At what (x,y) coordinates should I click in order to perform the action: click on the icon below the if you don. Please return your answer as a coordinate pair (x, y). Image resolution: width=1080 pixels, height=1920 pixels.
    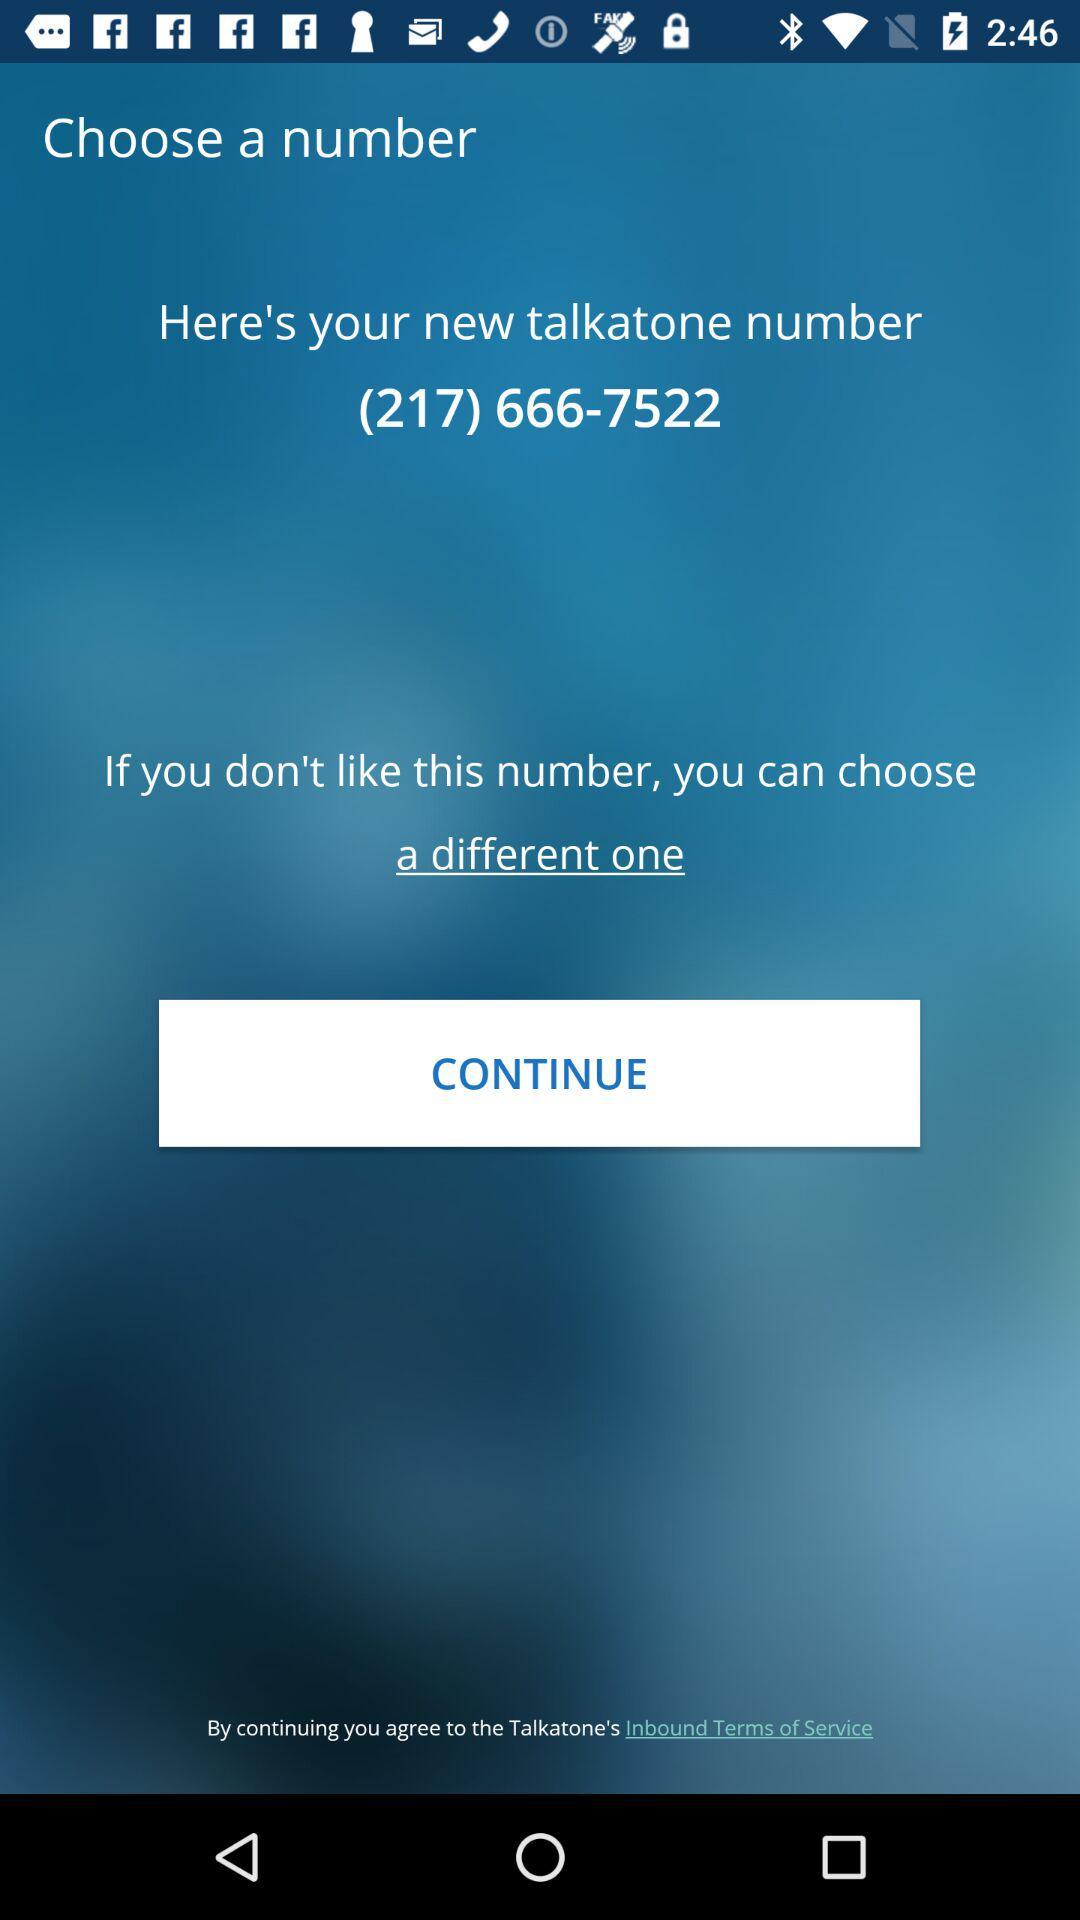
    Looking at the image, I should click on (540, 853).